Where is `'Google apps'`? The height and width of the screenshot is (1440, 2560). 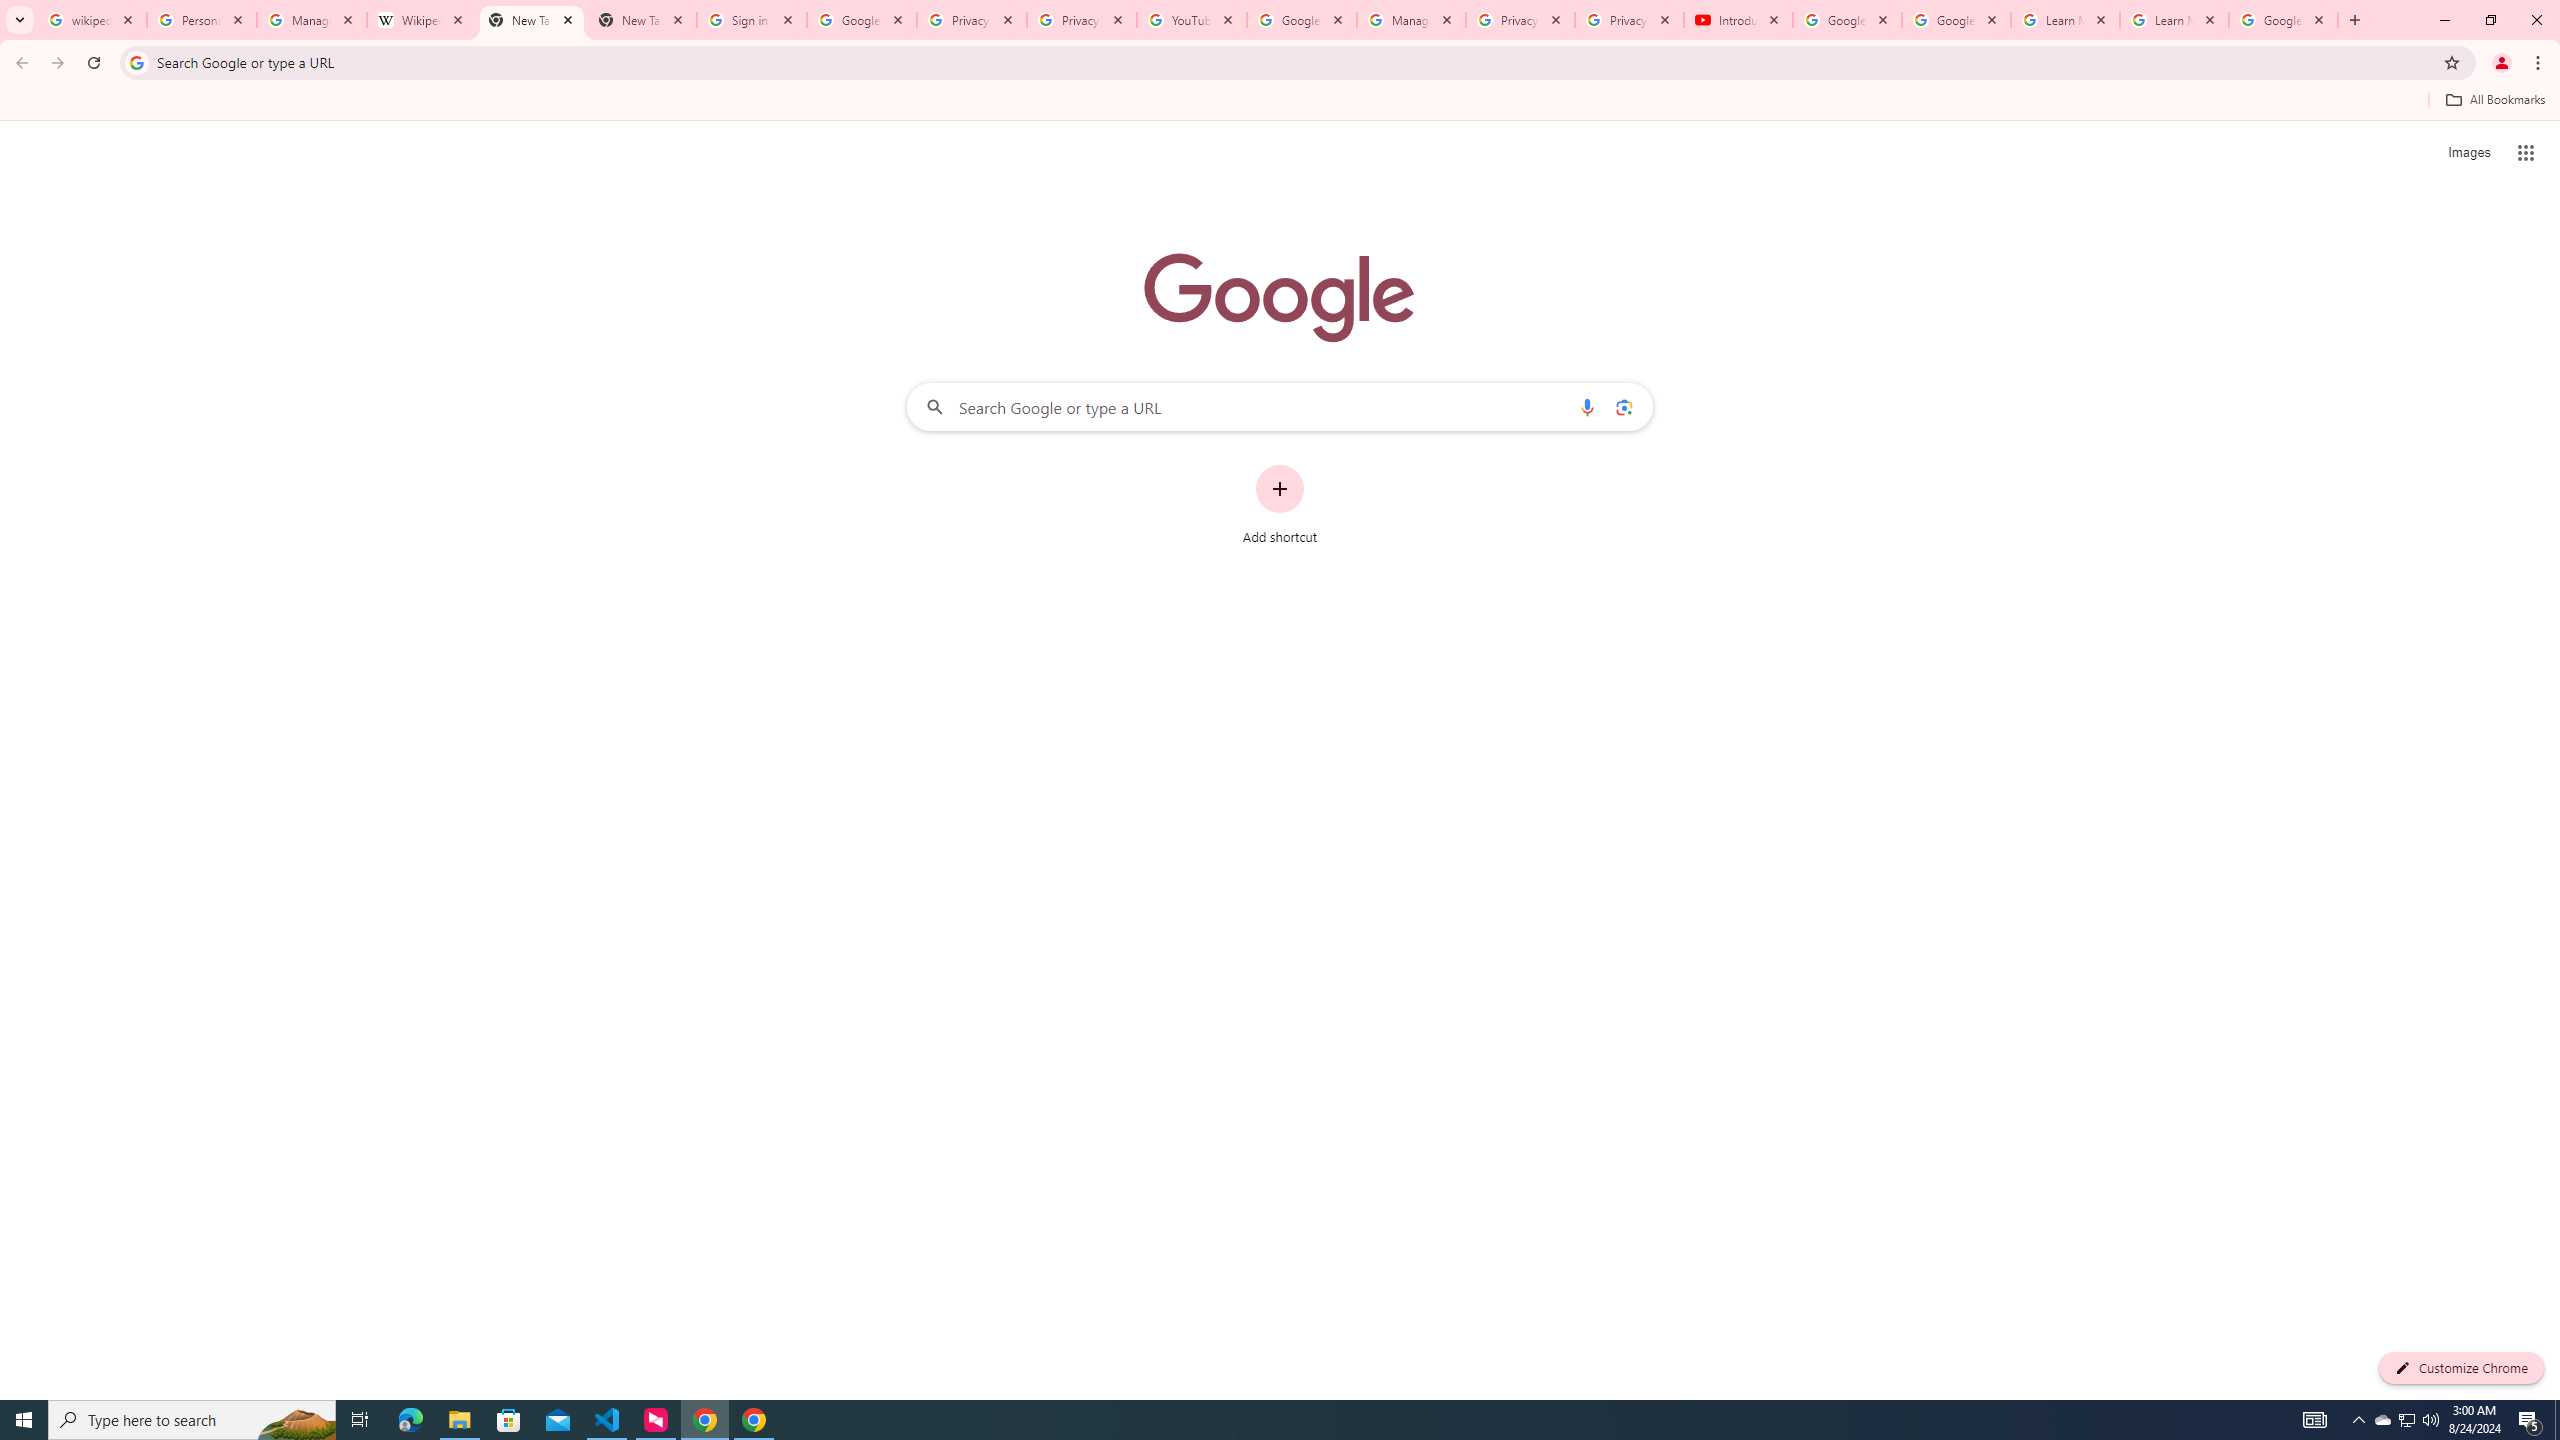 'Google apps' is located at coordinates (2526, 152).